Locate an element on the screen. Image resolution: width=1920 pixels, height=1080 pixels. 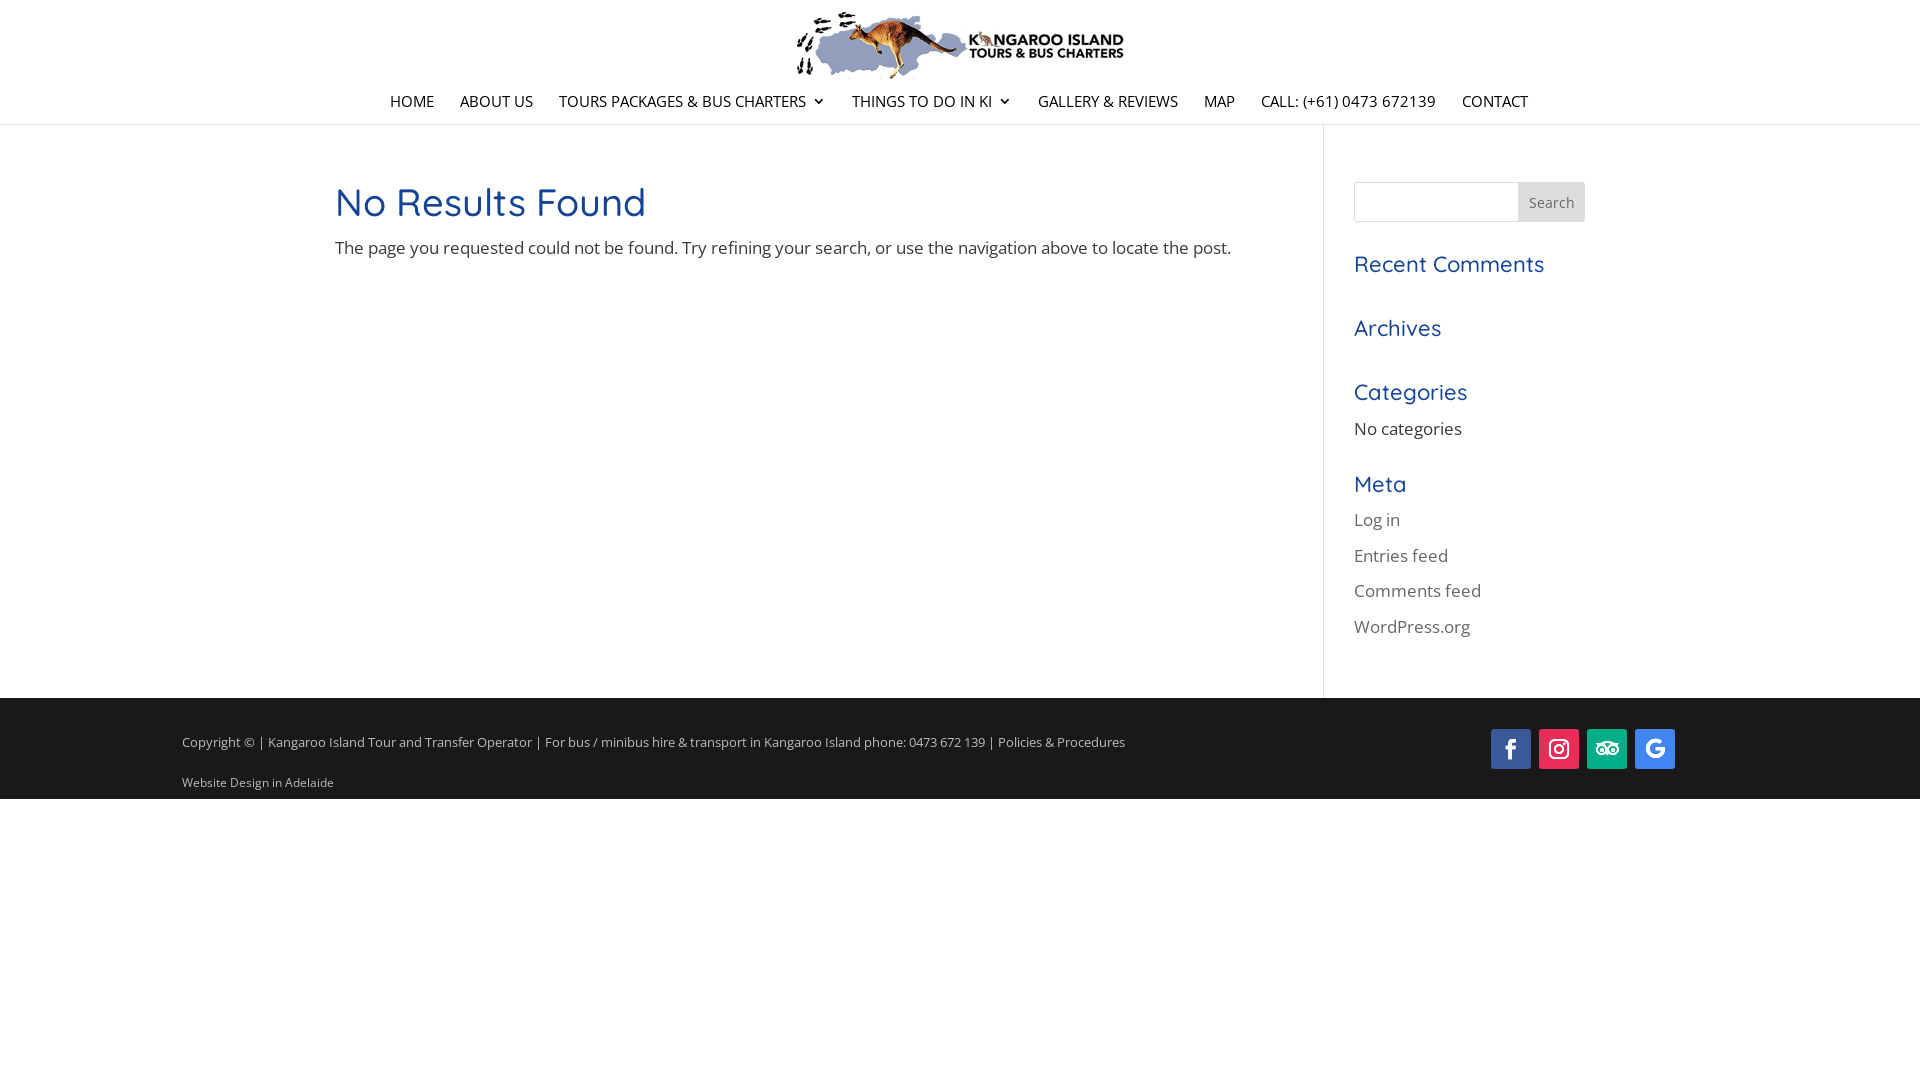
'Follow on Instagram' is located at coordinates (1558, 748).